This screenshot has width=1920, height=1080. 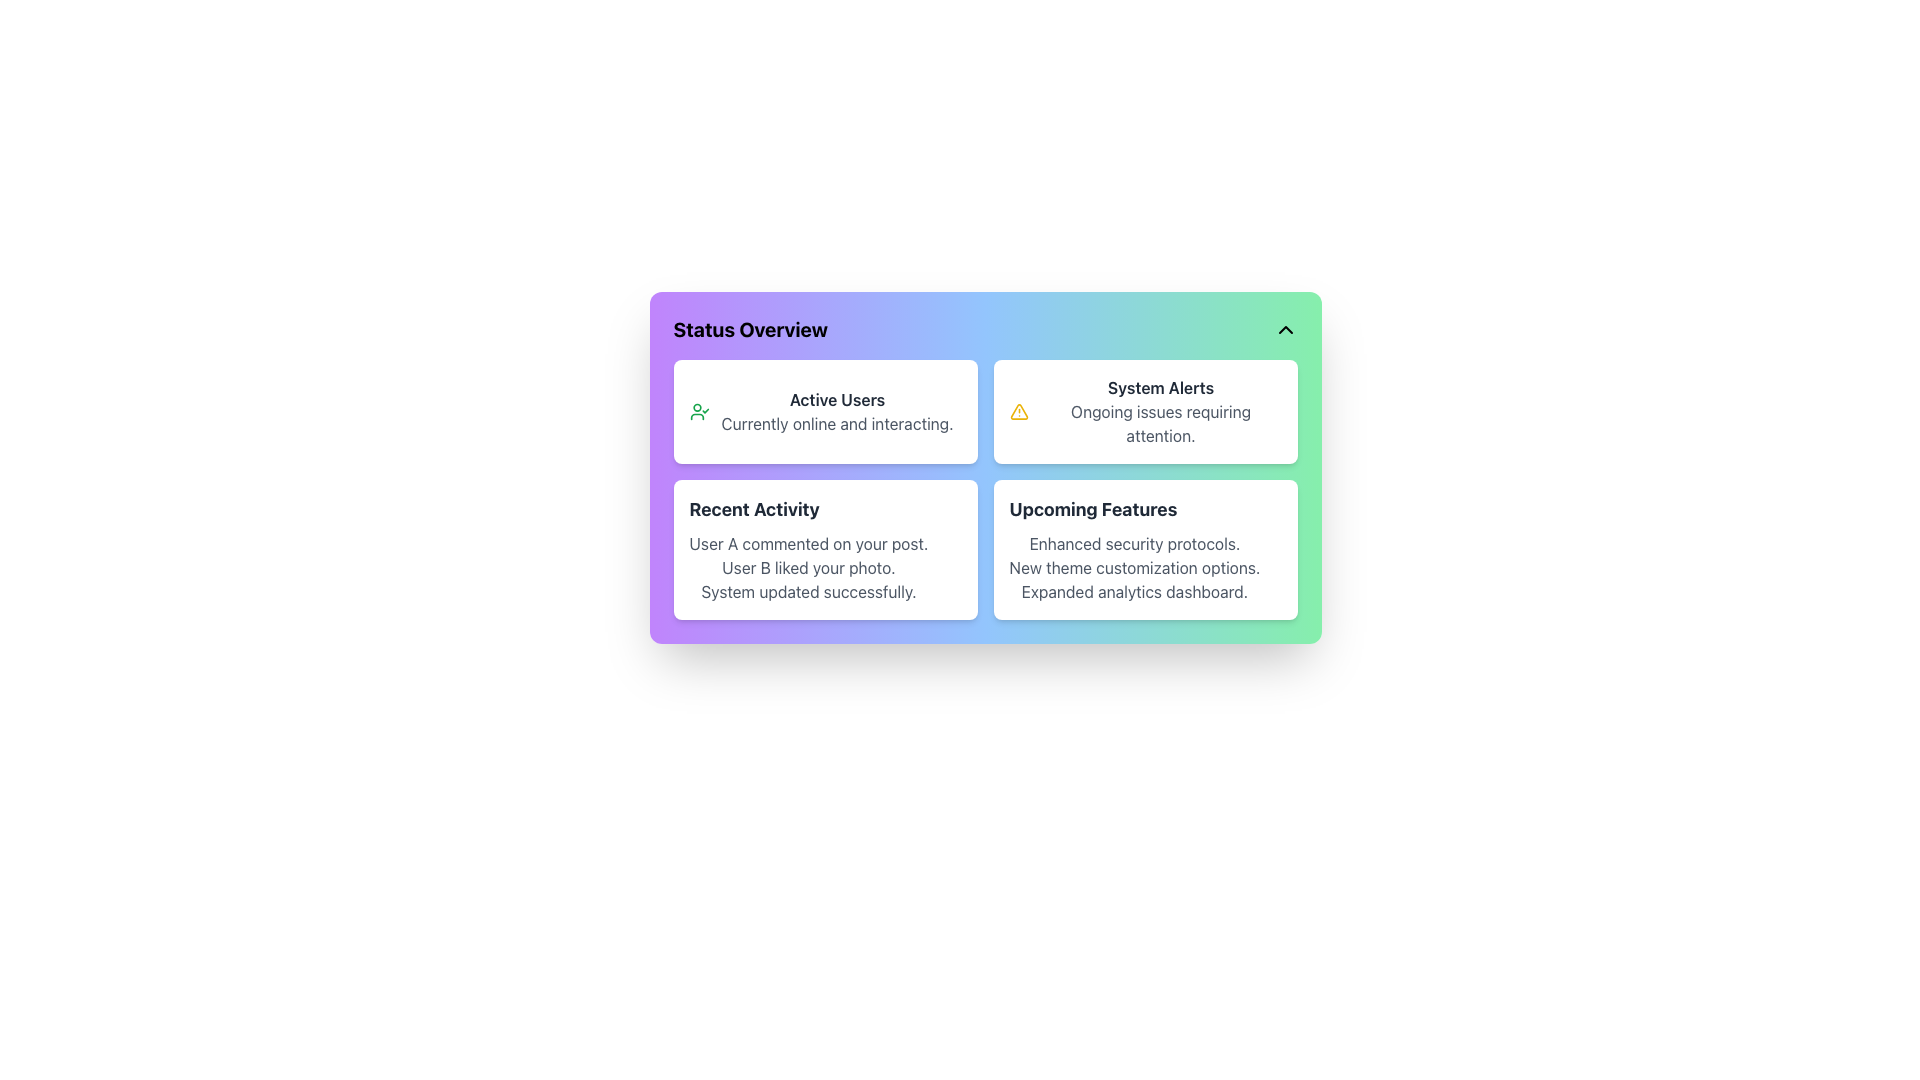 I want to click on the Text display within the second card of the top row in the status overview section, so click(x=1161, y=411).